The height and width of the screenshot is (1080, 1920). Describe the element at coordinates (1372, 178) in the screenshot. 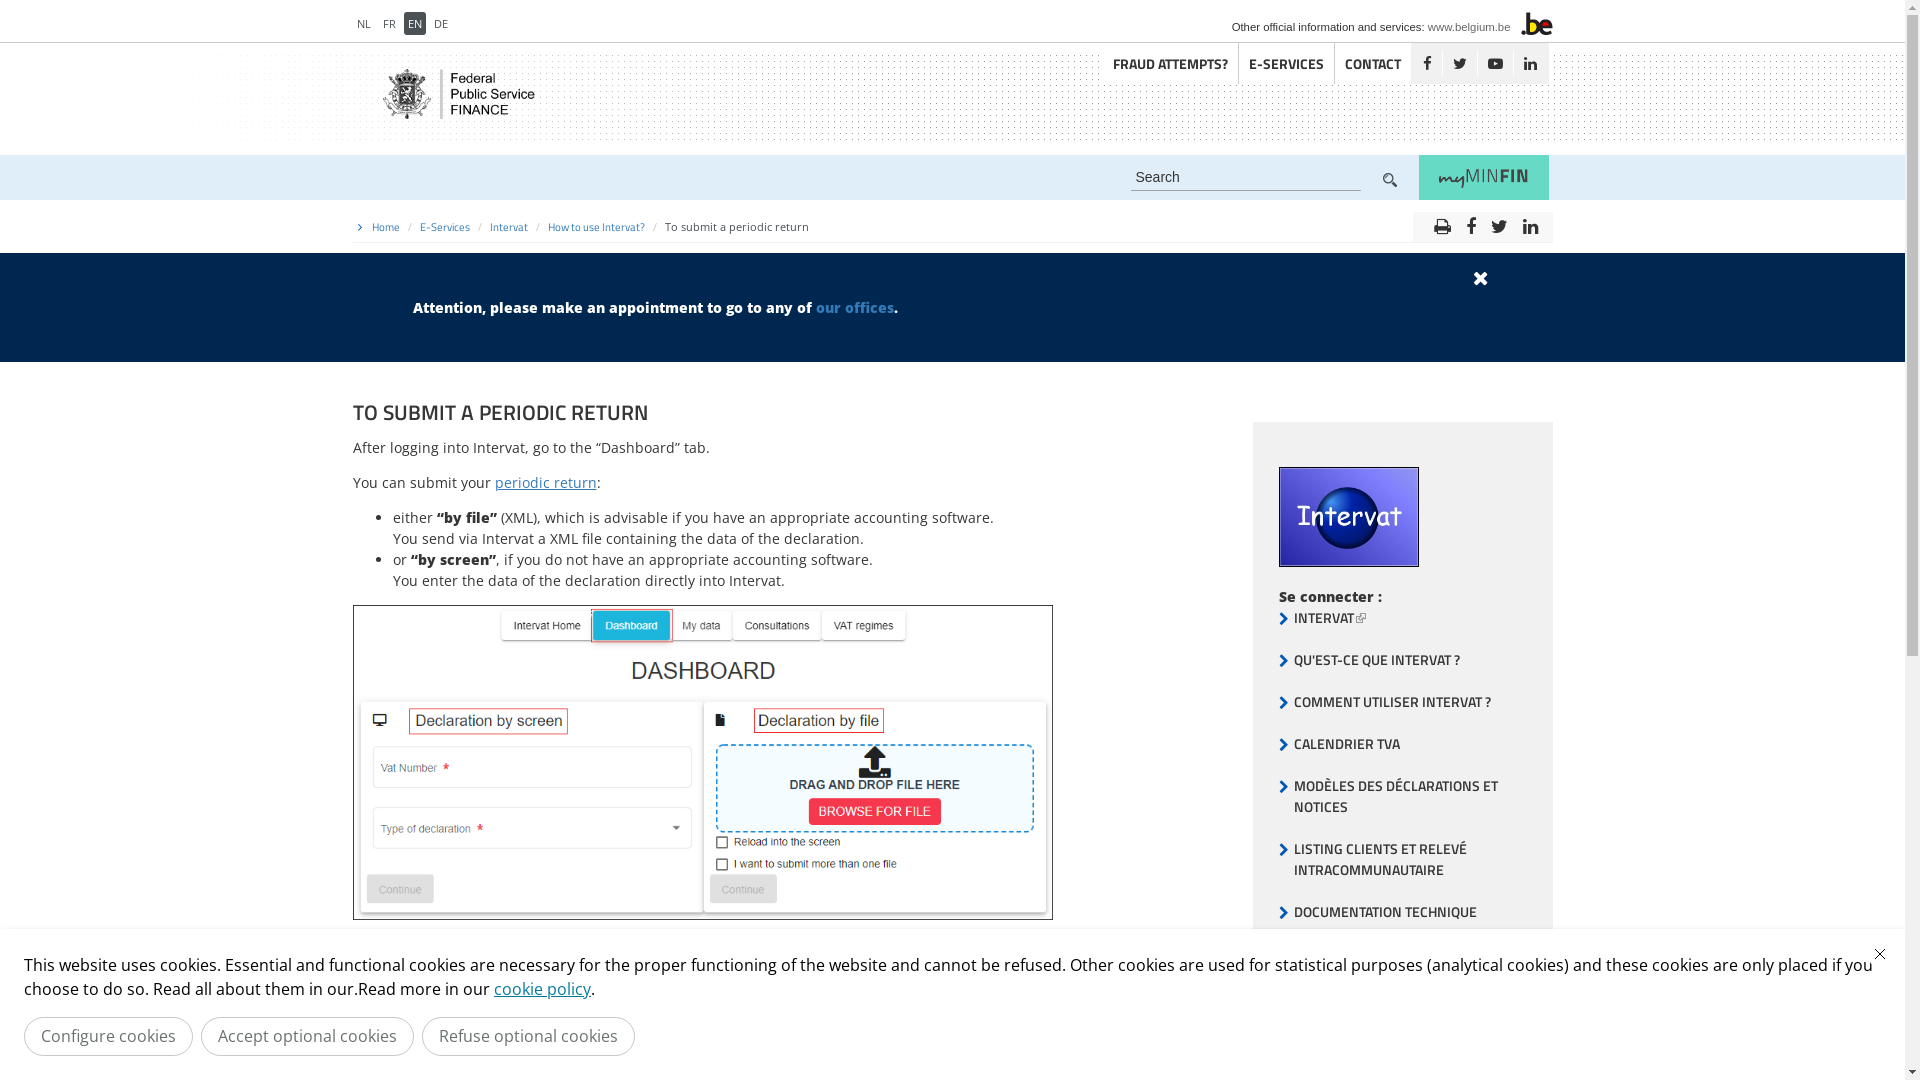

I see `'Zoek'` at that location.